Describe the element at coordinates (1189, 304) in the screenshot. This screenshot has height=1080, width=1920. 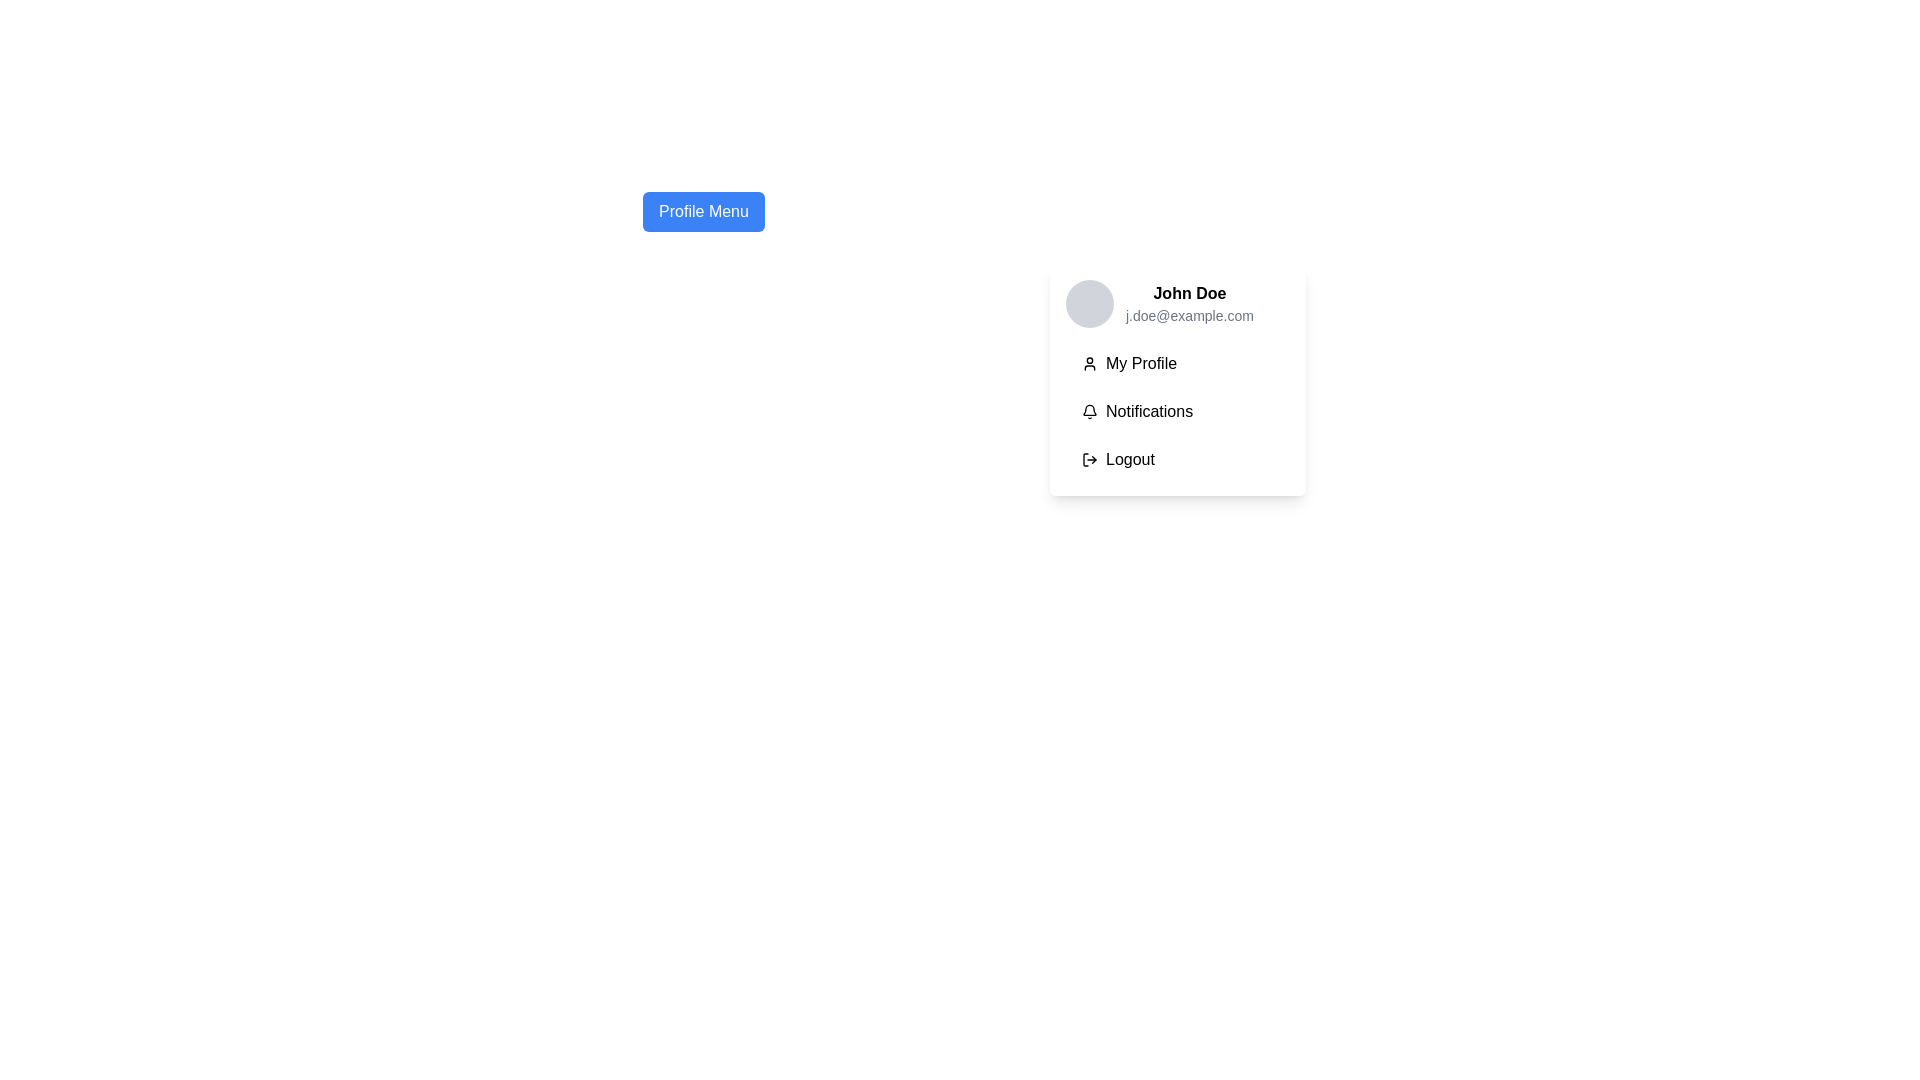
I see `the profile label displaying 'John Doe' and 'j.doe@example.com' in the profile dropdown menu` at that location.